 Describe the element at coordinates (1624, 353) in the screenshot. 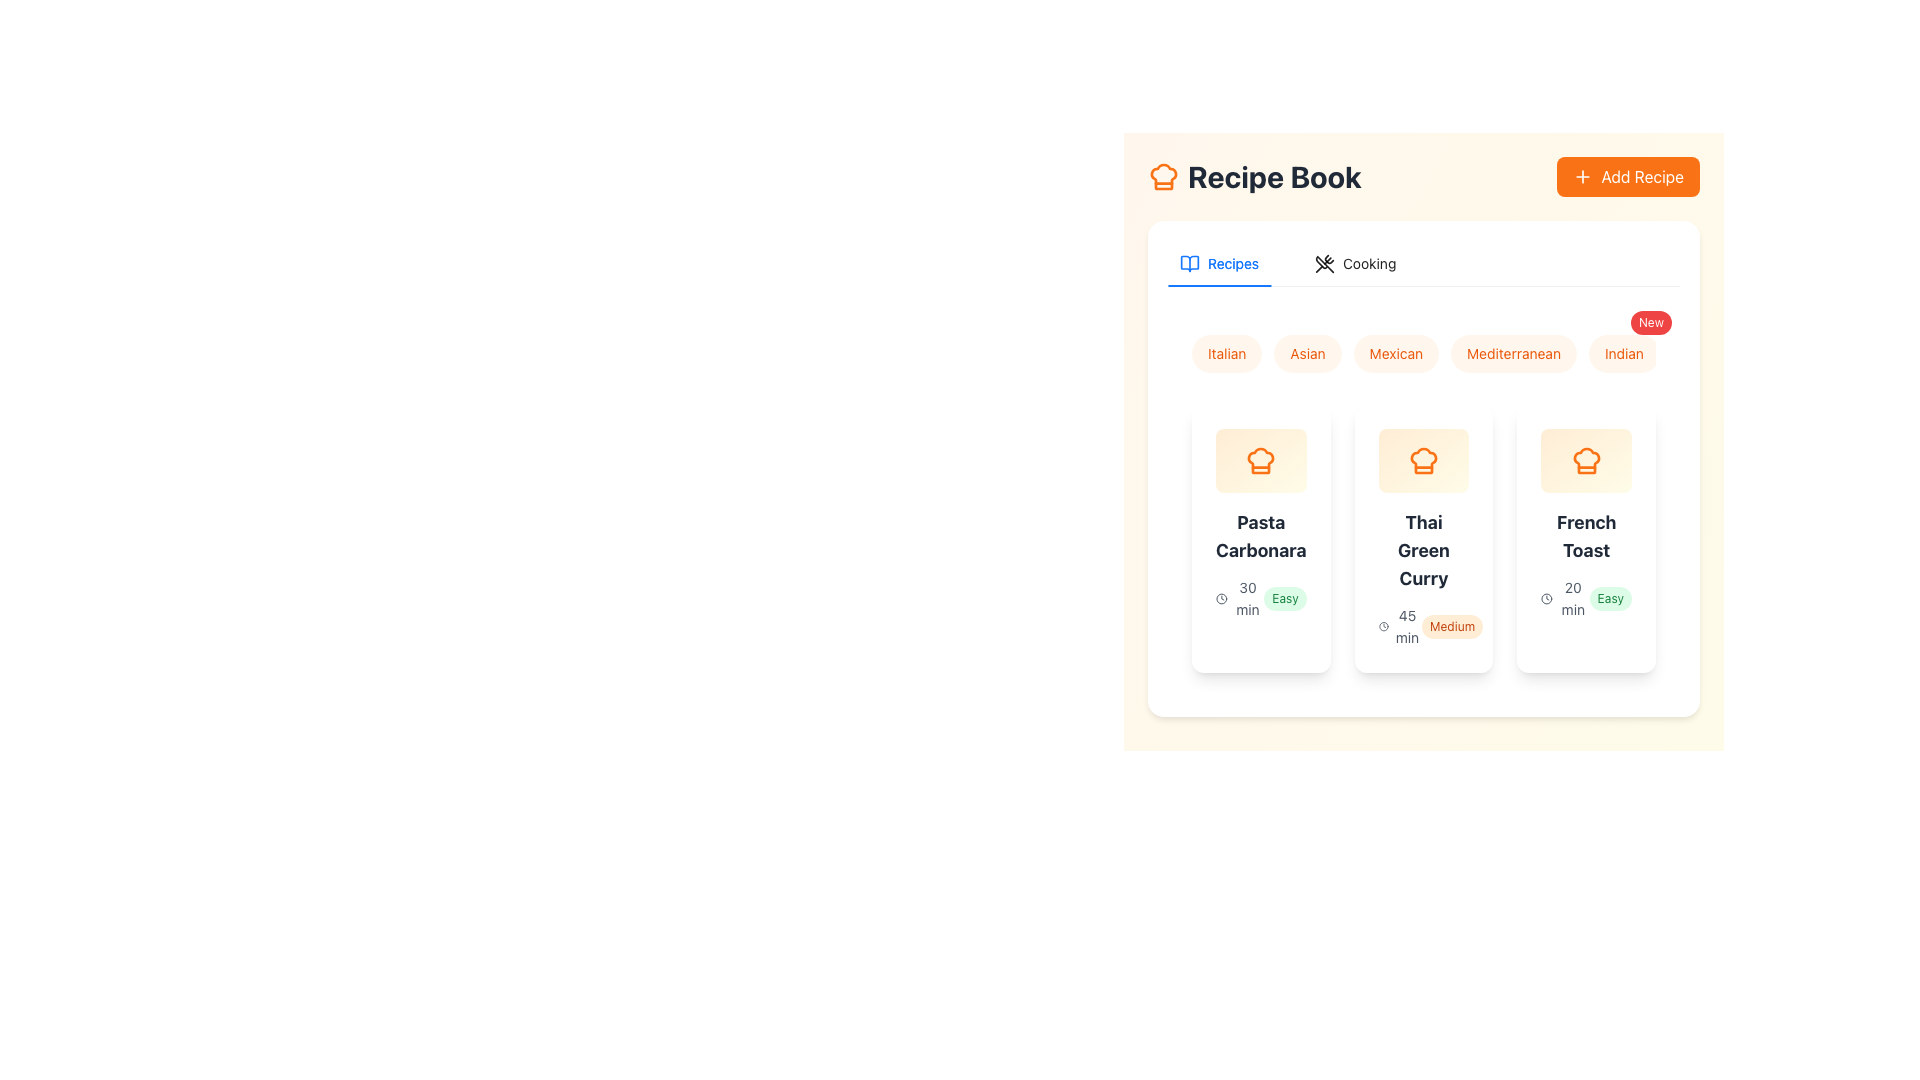

I see `the Indian cuisine filter button located at the rightmost position in the horizontal carousel of cuisine type buttons under the 'Recipes' tab for keyboard navigation` at that location.